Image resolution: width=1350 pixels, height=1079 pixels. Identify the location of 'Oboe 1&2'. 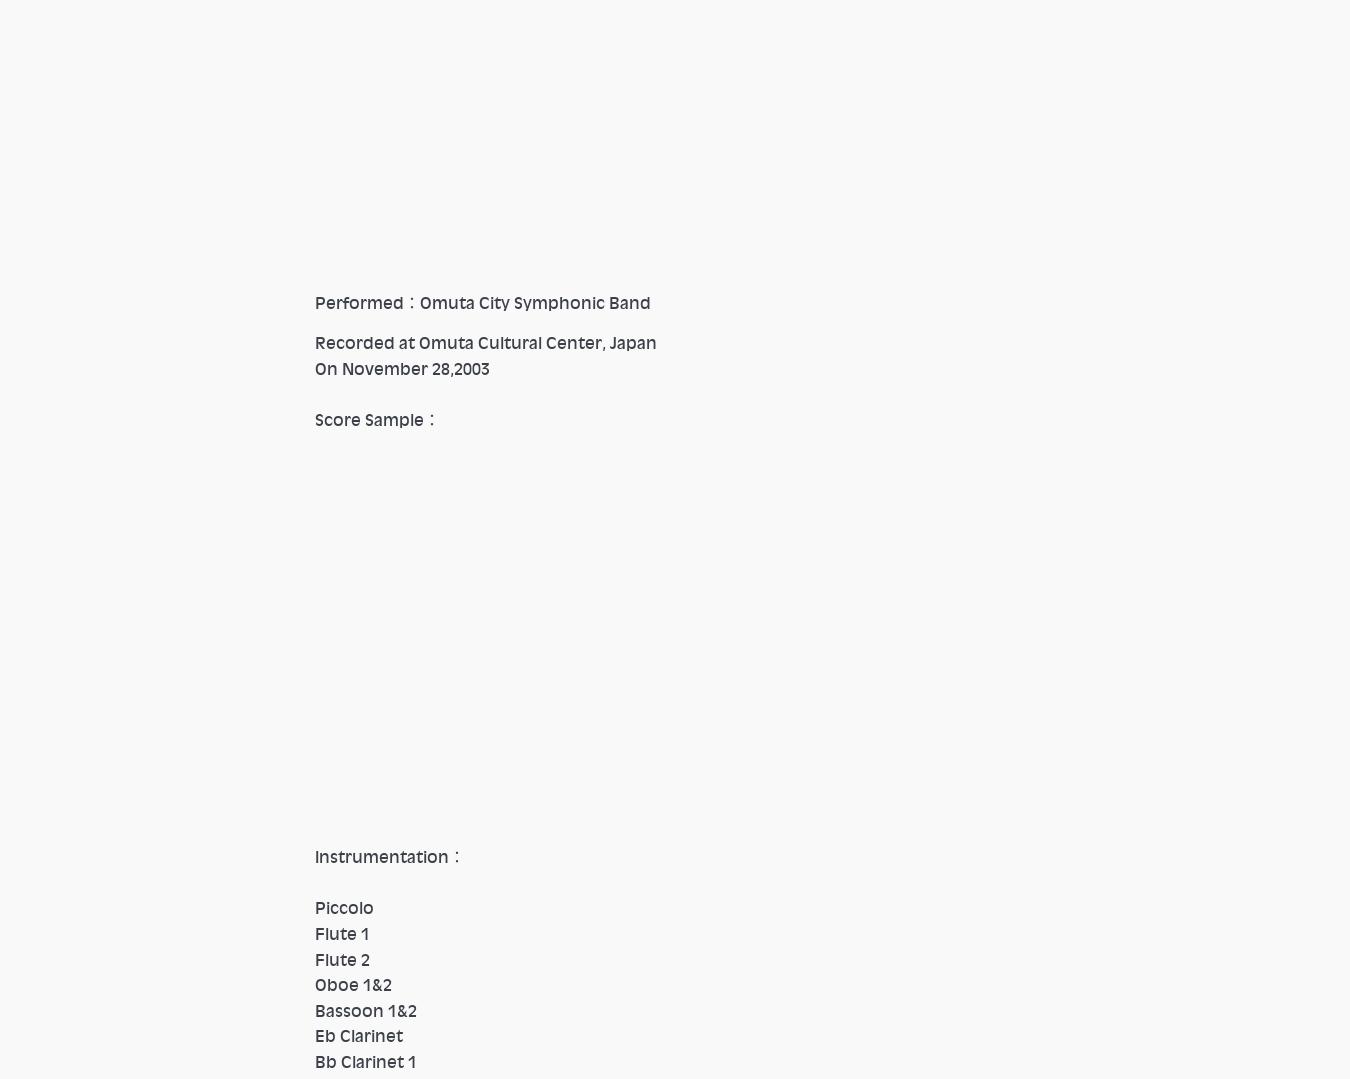
(353, 984).